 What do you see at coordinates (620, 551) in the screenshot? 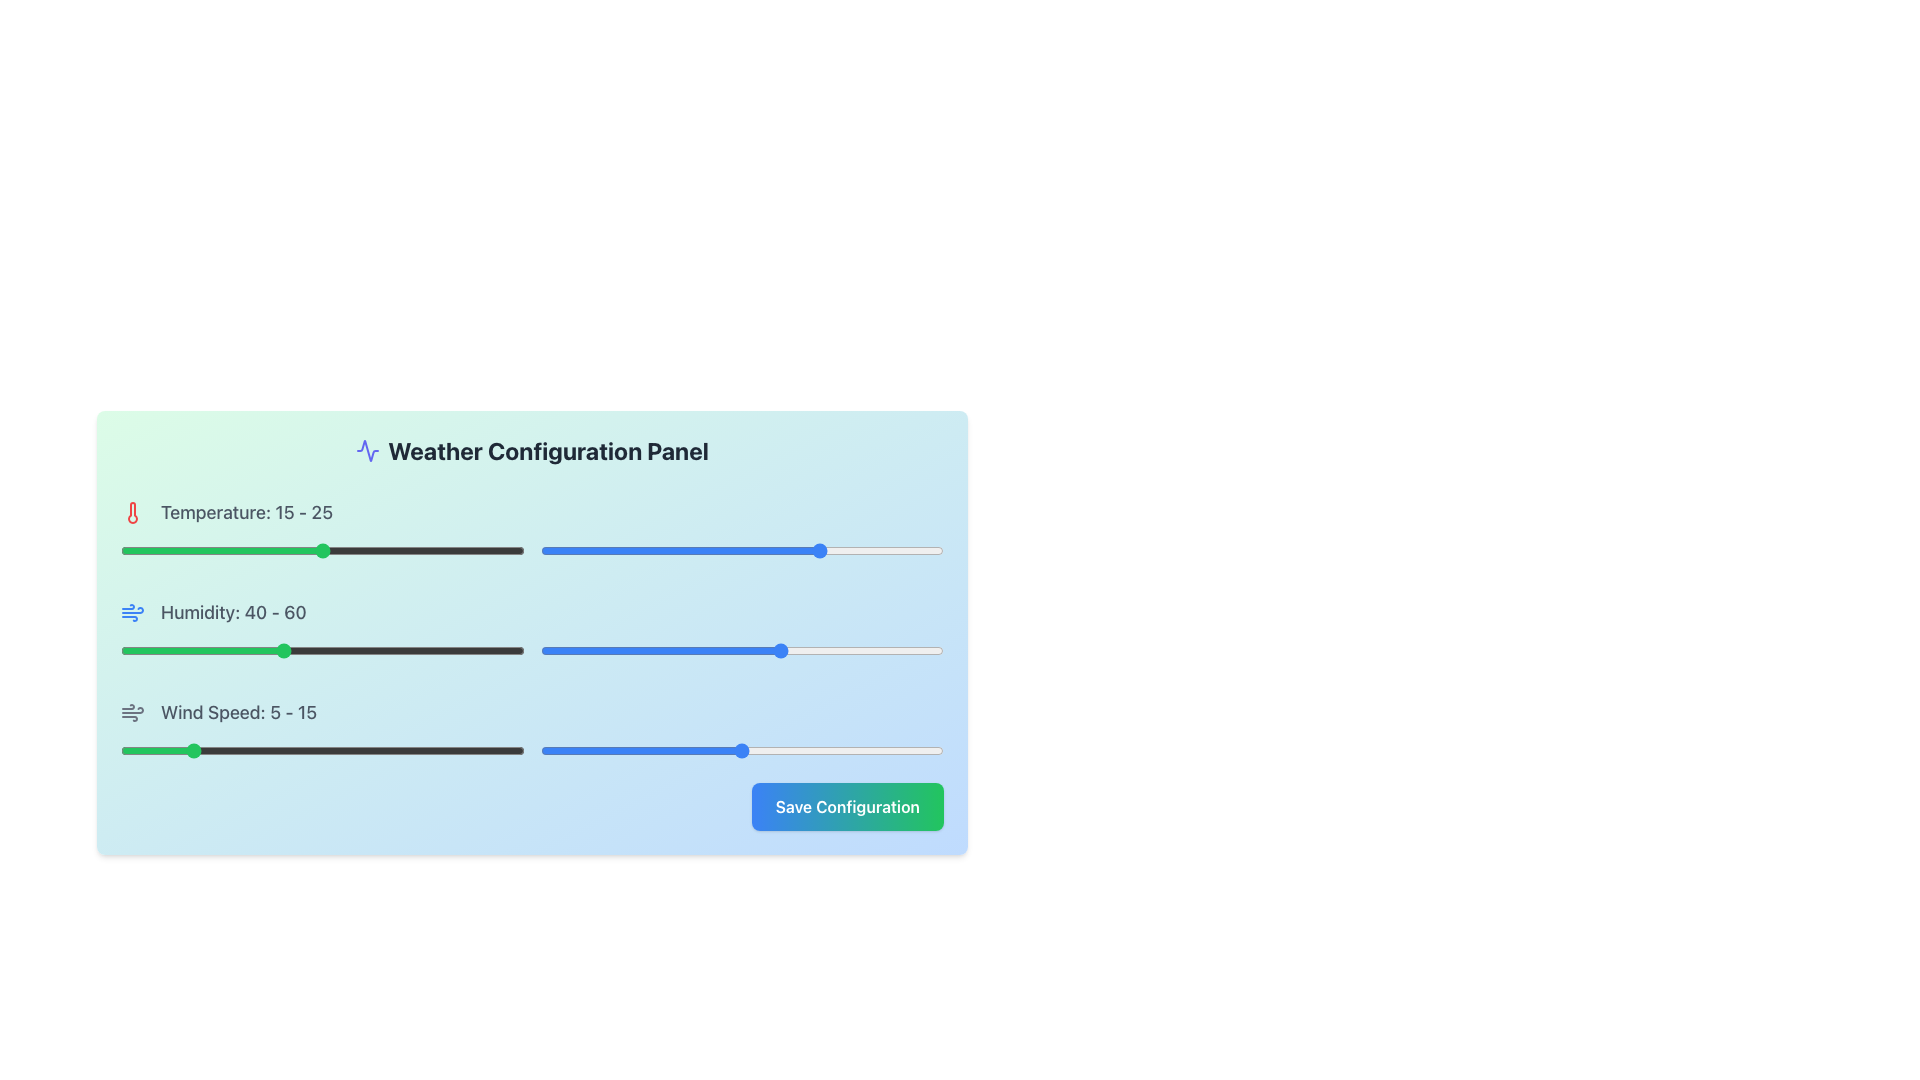
I see `value of the slider` at bounding box center [620, 551].